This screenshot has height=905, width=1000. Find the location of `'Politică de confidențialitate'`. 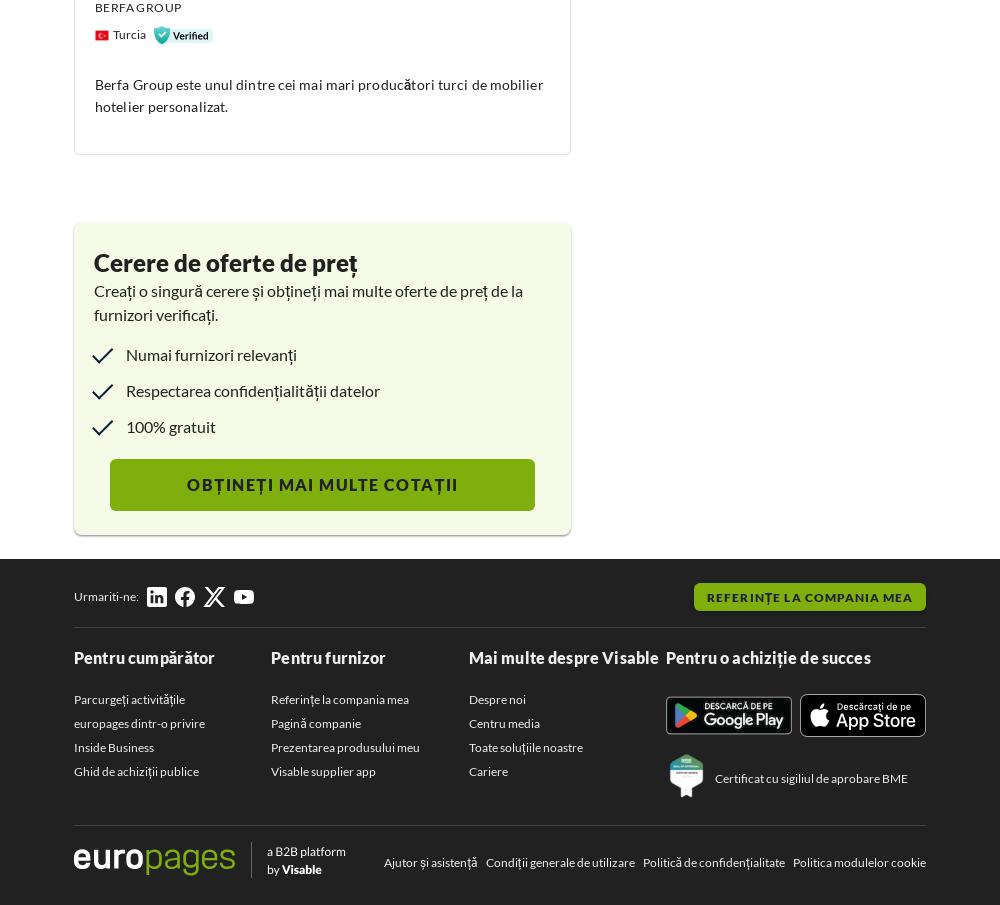

'Politică de confidențialitate' is located at coordinates (712, 861).